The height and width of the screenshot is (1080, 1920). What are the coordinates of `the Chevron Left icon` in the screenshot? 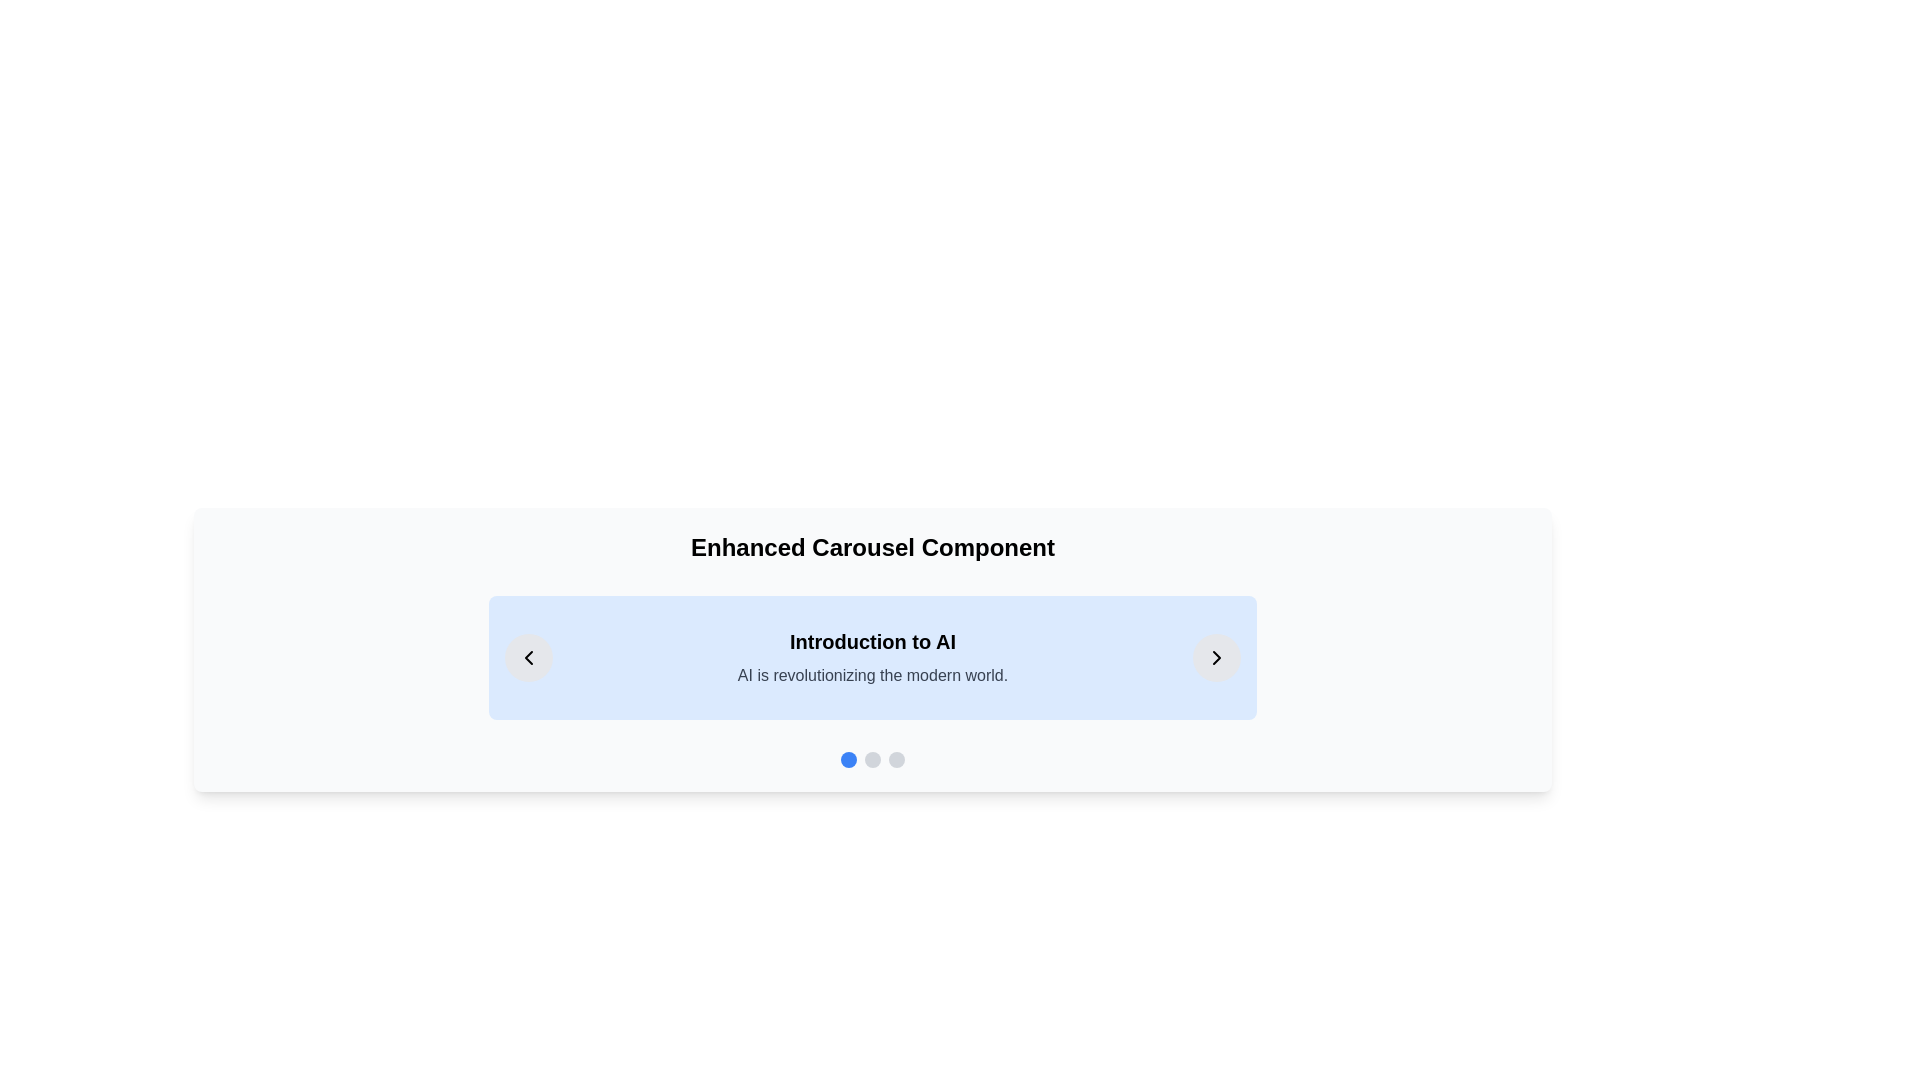 It's located at (528, 658).